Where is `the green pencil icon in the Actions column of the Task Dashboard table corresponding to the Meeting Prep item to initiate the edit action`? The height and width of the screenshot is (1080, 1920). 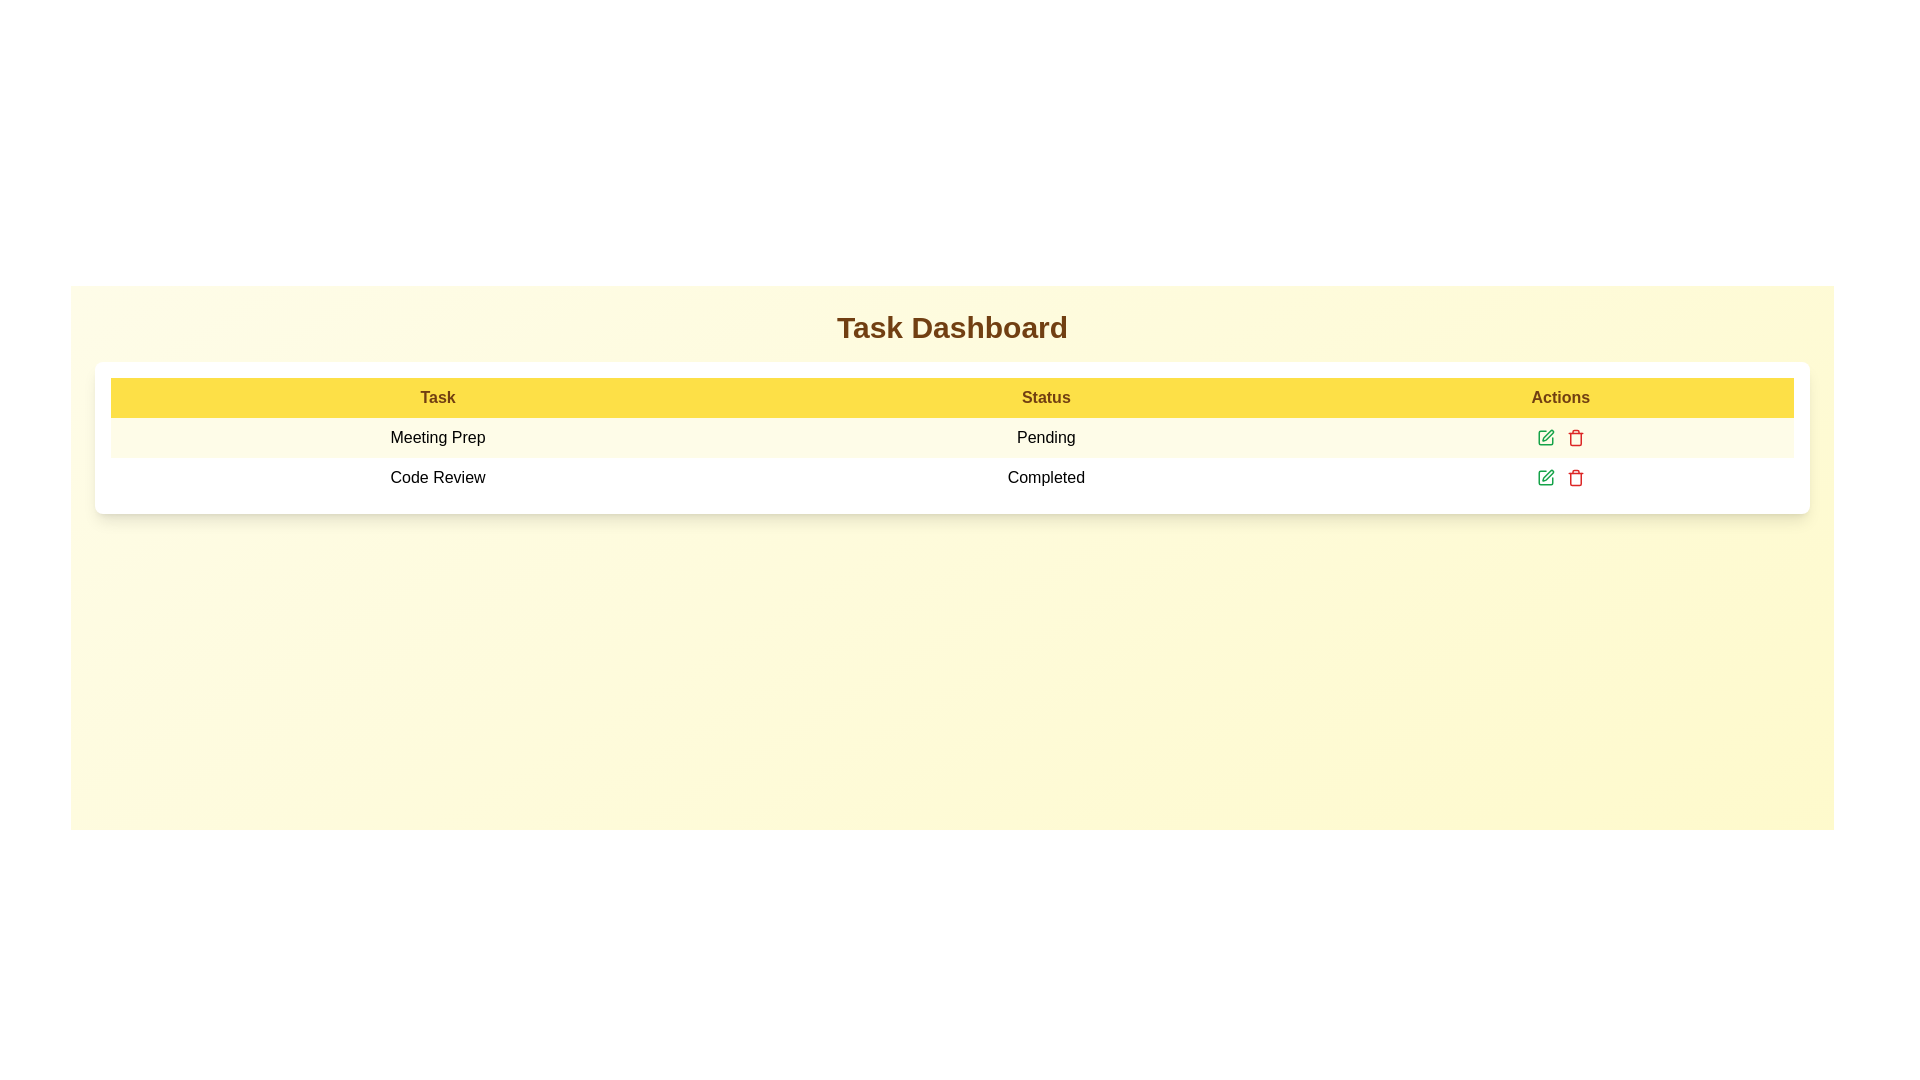 the green pencil icon in the Actions column of the Task Dashboard table corresponding to the Meeting Prep item to initiate the edit action is located at coordinates (1559, 437).